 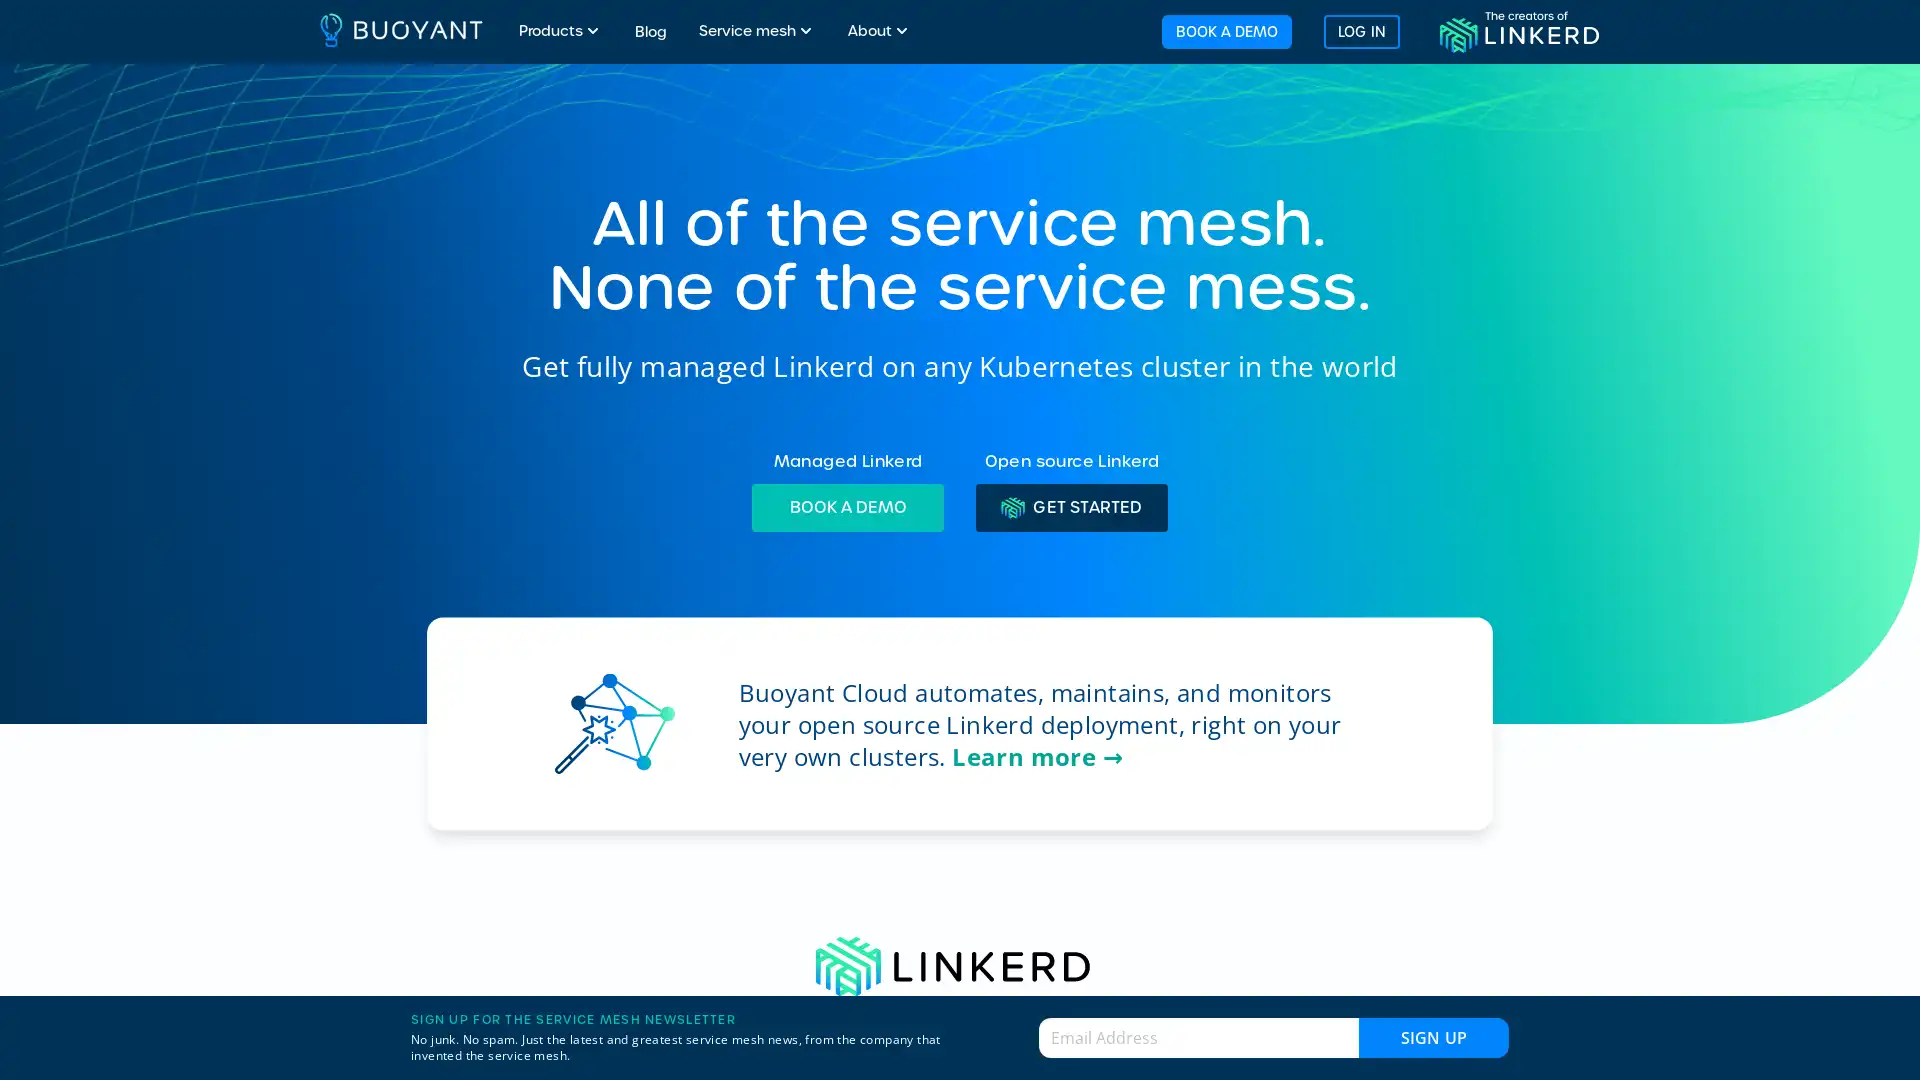 What do you see at coordinates (1433, 1036) in the screenshot?
I see `Sign up` at bounding box center [1433, 1036].